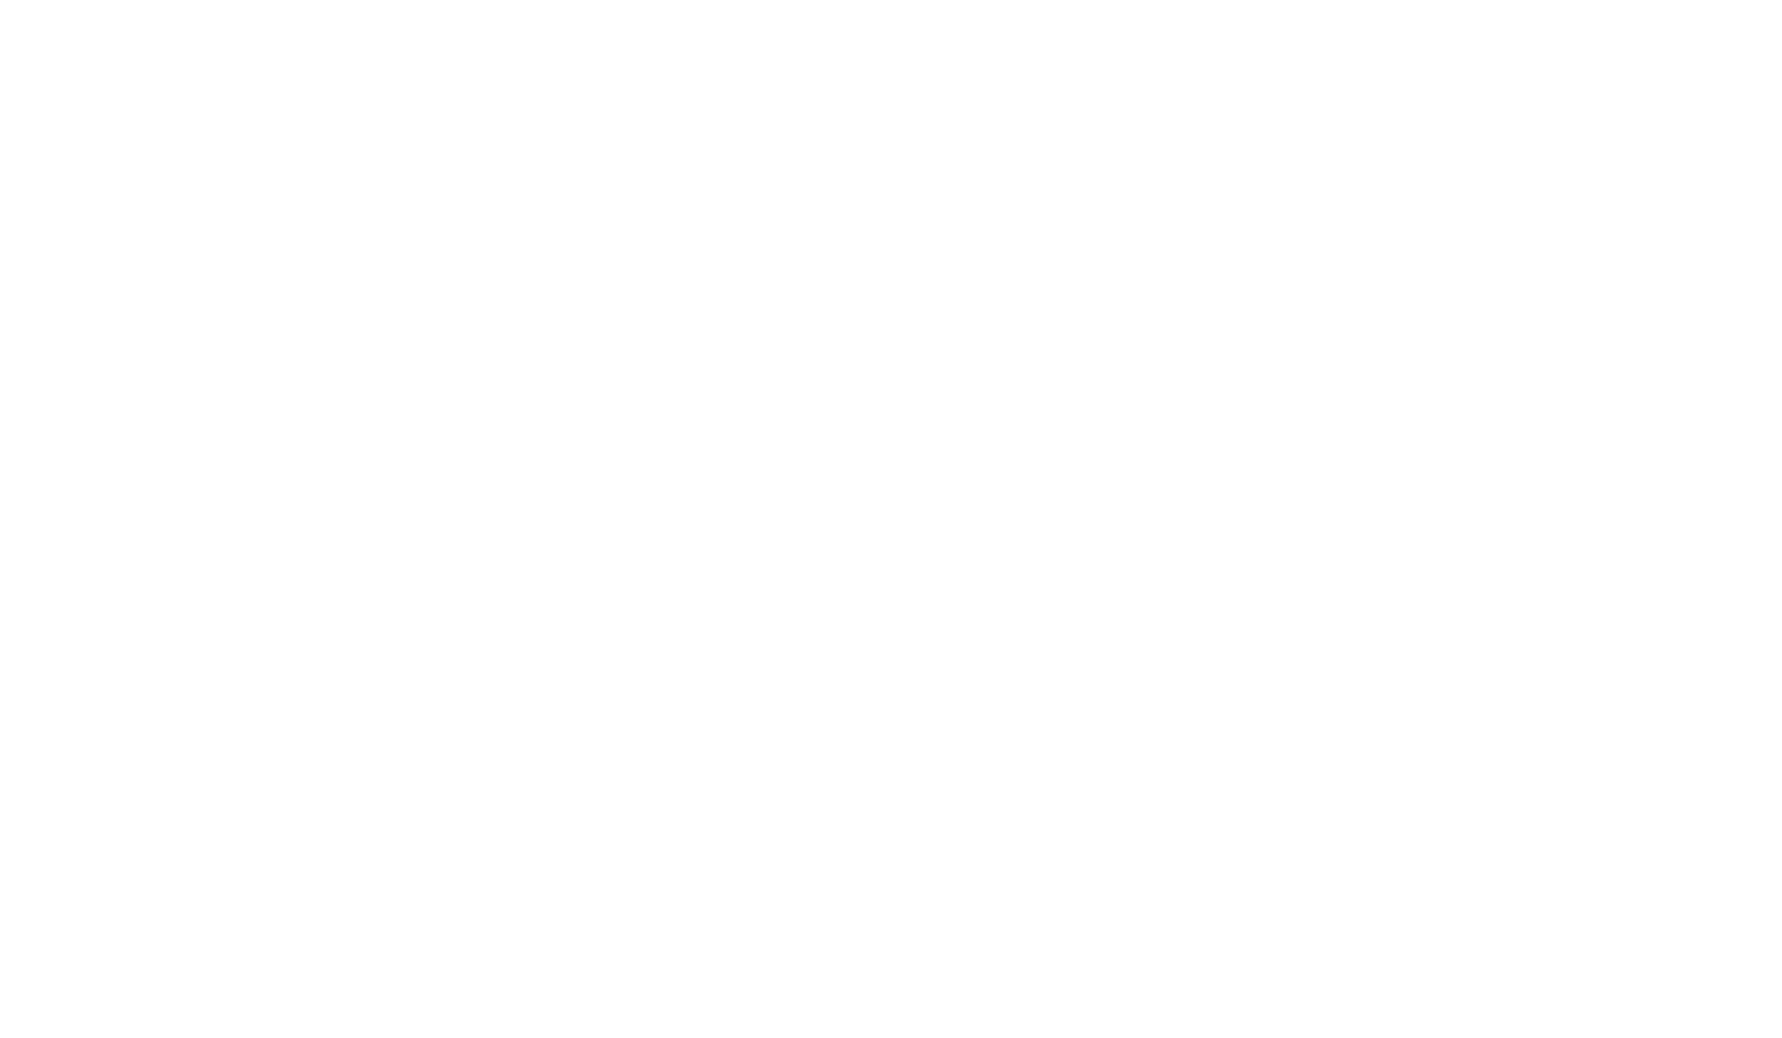 This screenshot has height=1038, width=1782. What do you see at coordinates (796, 394) in the screenshot?
I see `'Dimensions'` at bounding box center [796, 394].